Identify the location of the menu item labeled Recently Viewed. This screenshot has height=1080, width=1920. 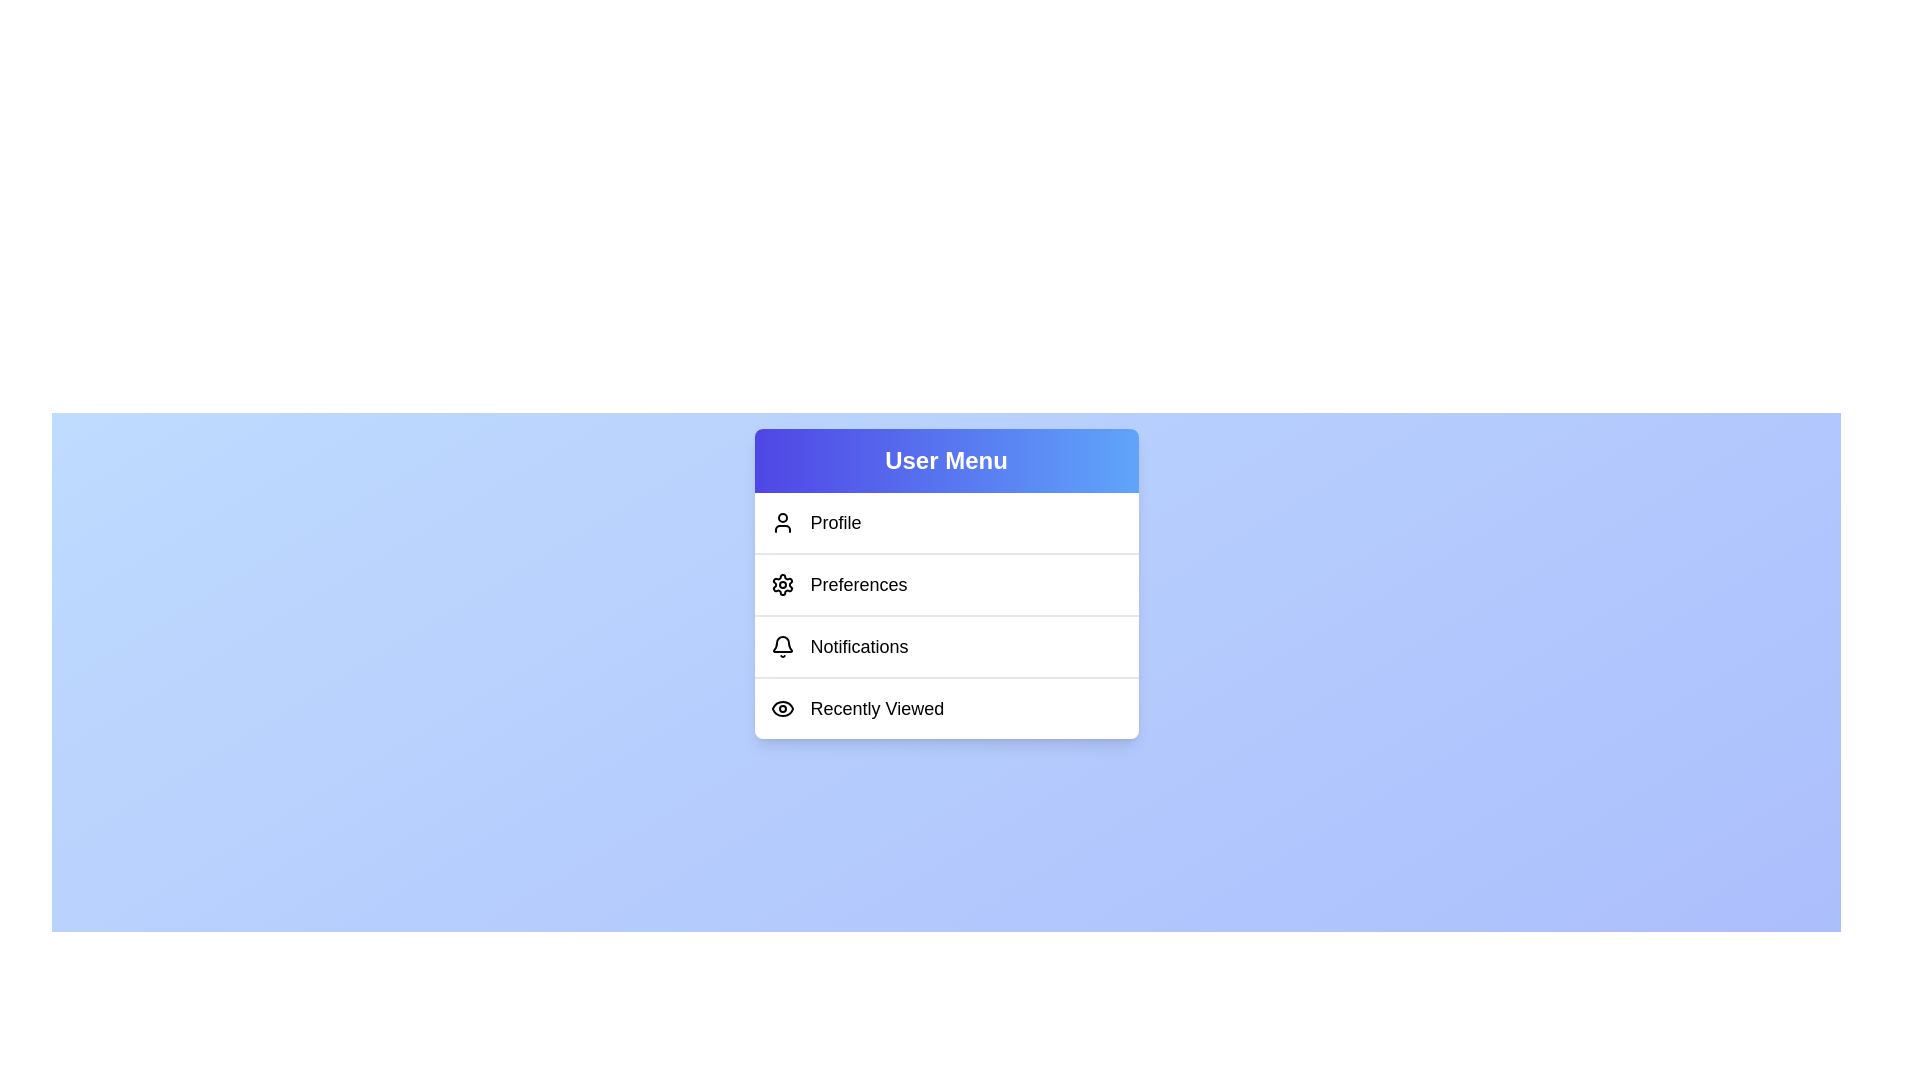
(945, 707).